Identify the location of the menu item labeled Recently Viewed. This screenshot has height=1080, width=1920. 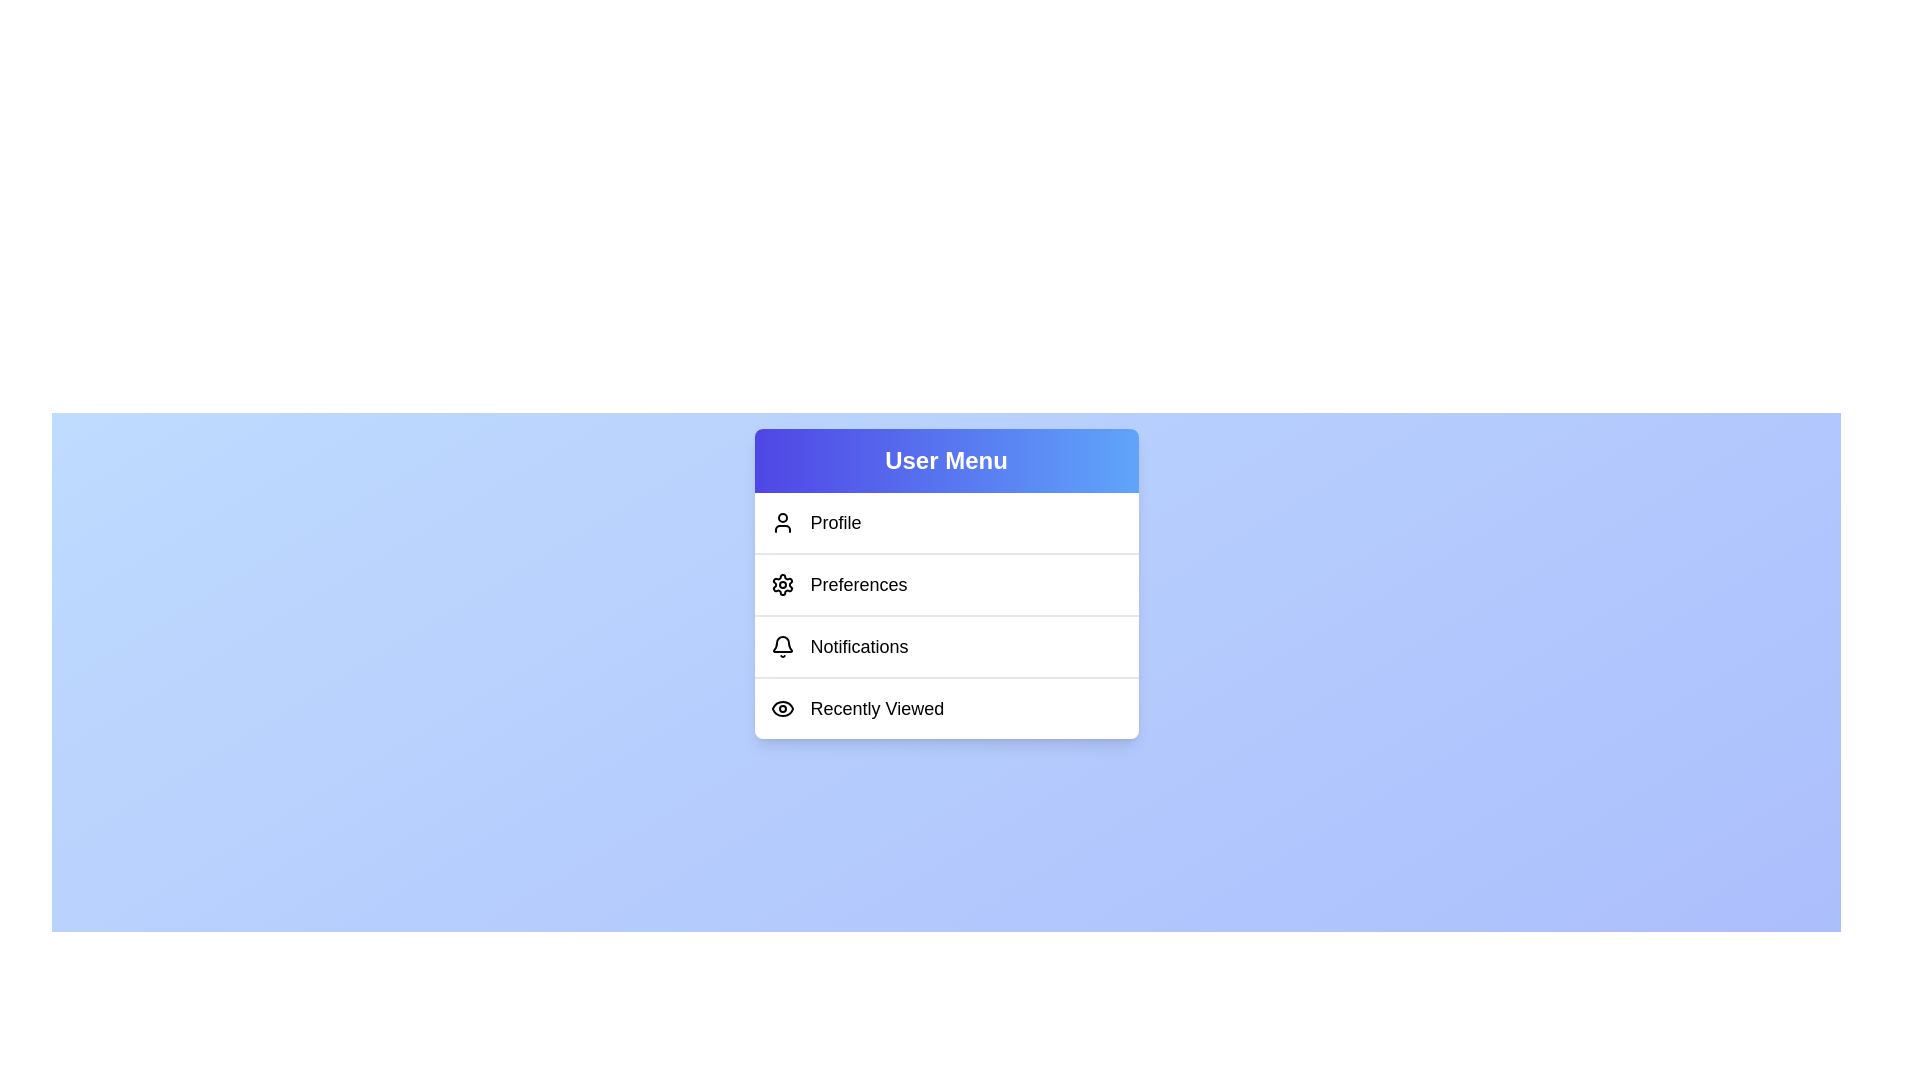
(945, 707).